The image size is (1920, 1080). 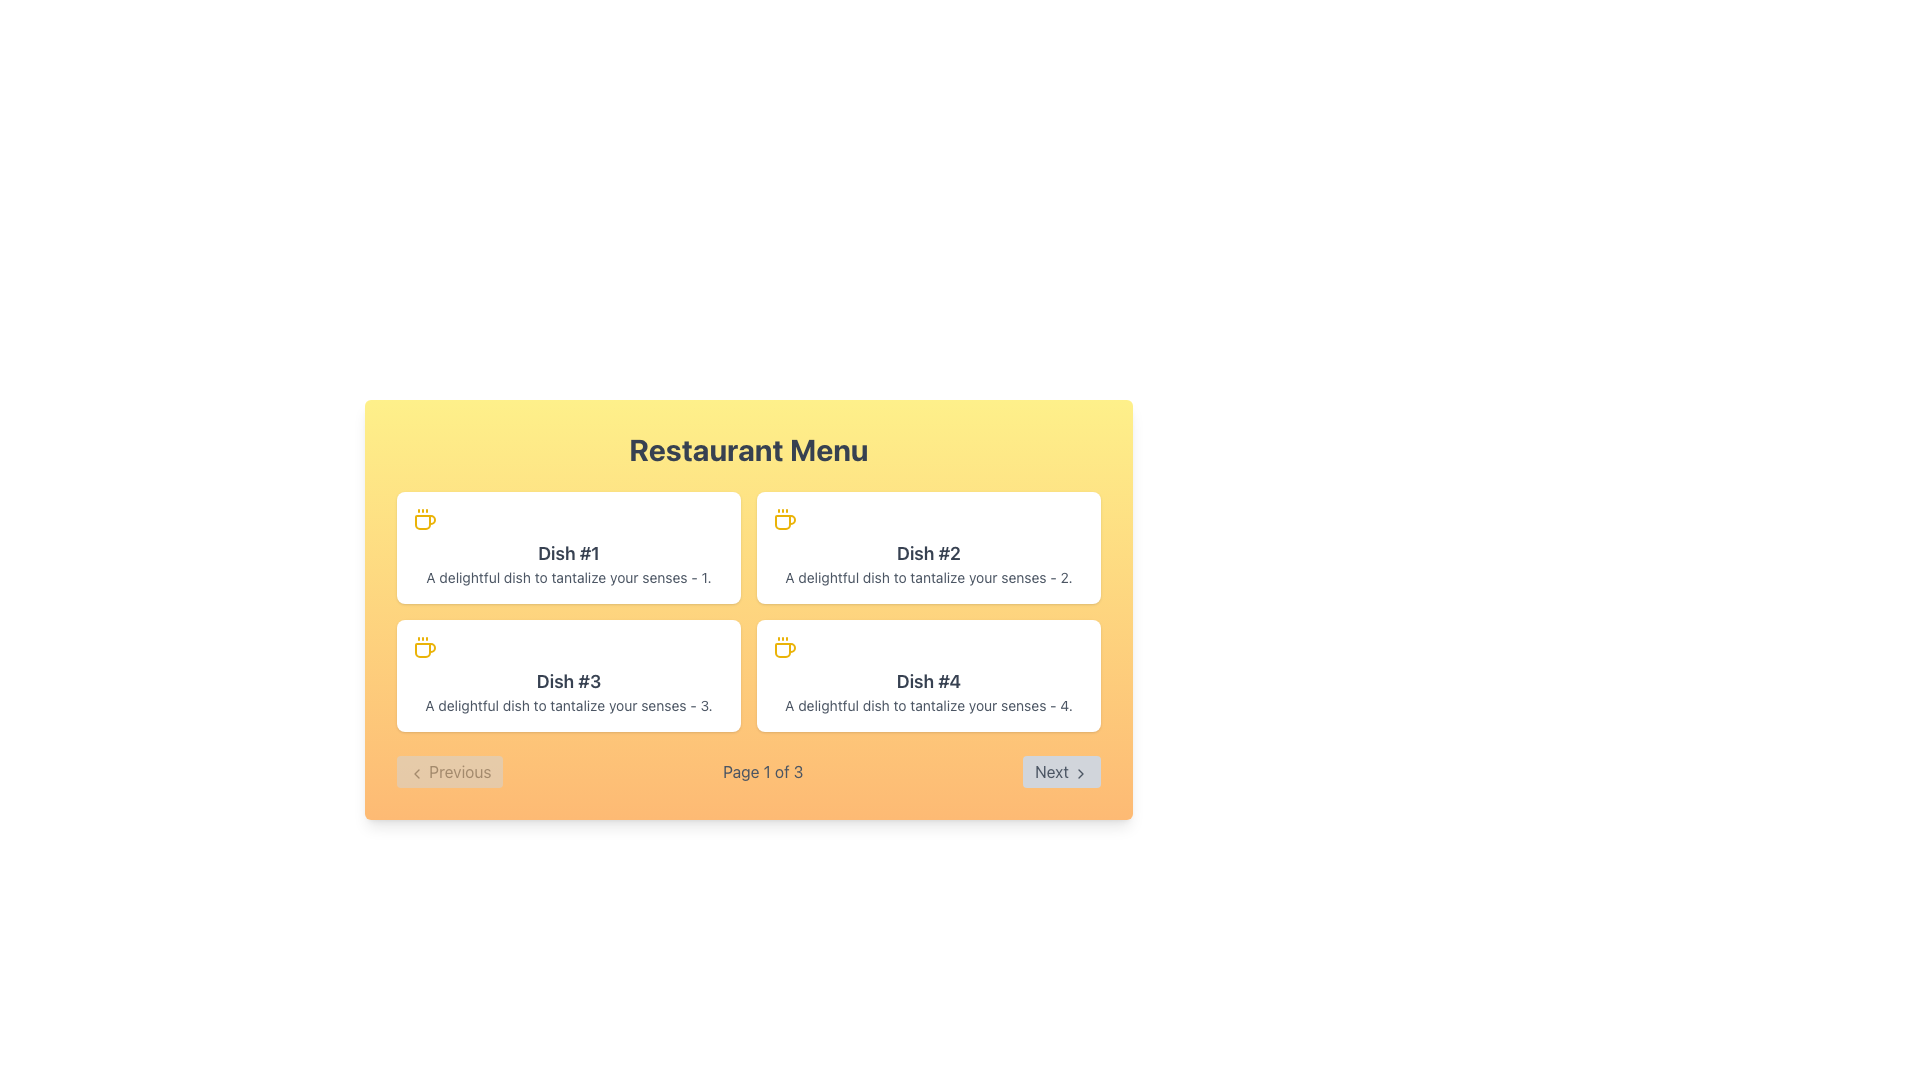 I want to click on the text label that reads 'A delightful dish to tantalize your senses - 4.', which is located directly below the title 'Dish #4', so click(x=928, y=704).